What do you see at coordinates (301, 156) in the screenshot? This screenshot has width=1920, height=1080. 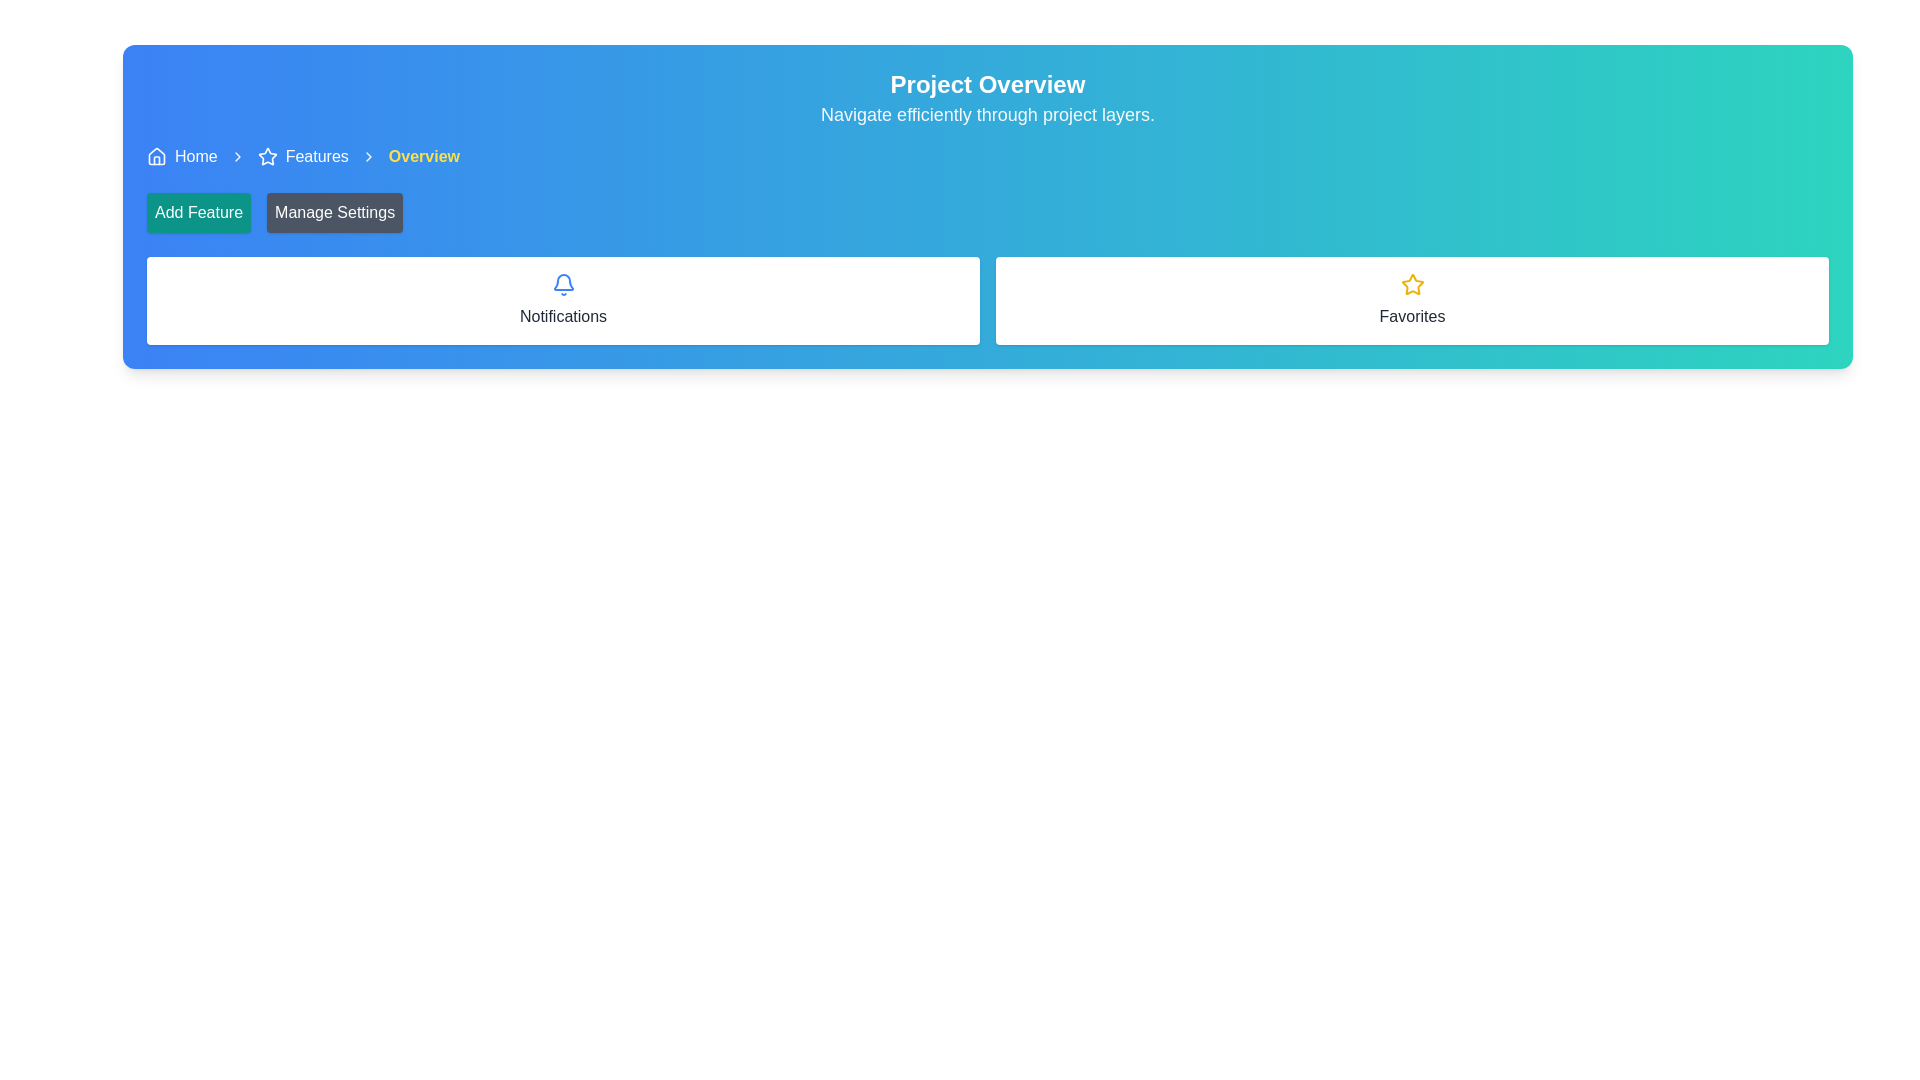 I see `the Breadcrumb navigation link that includes a star-shaped icon and the text 'Features', which is styled with a blue background and white text, positioned between 'Home' and 'Overview'` at bounding box center [301, 156].